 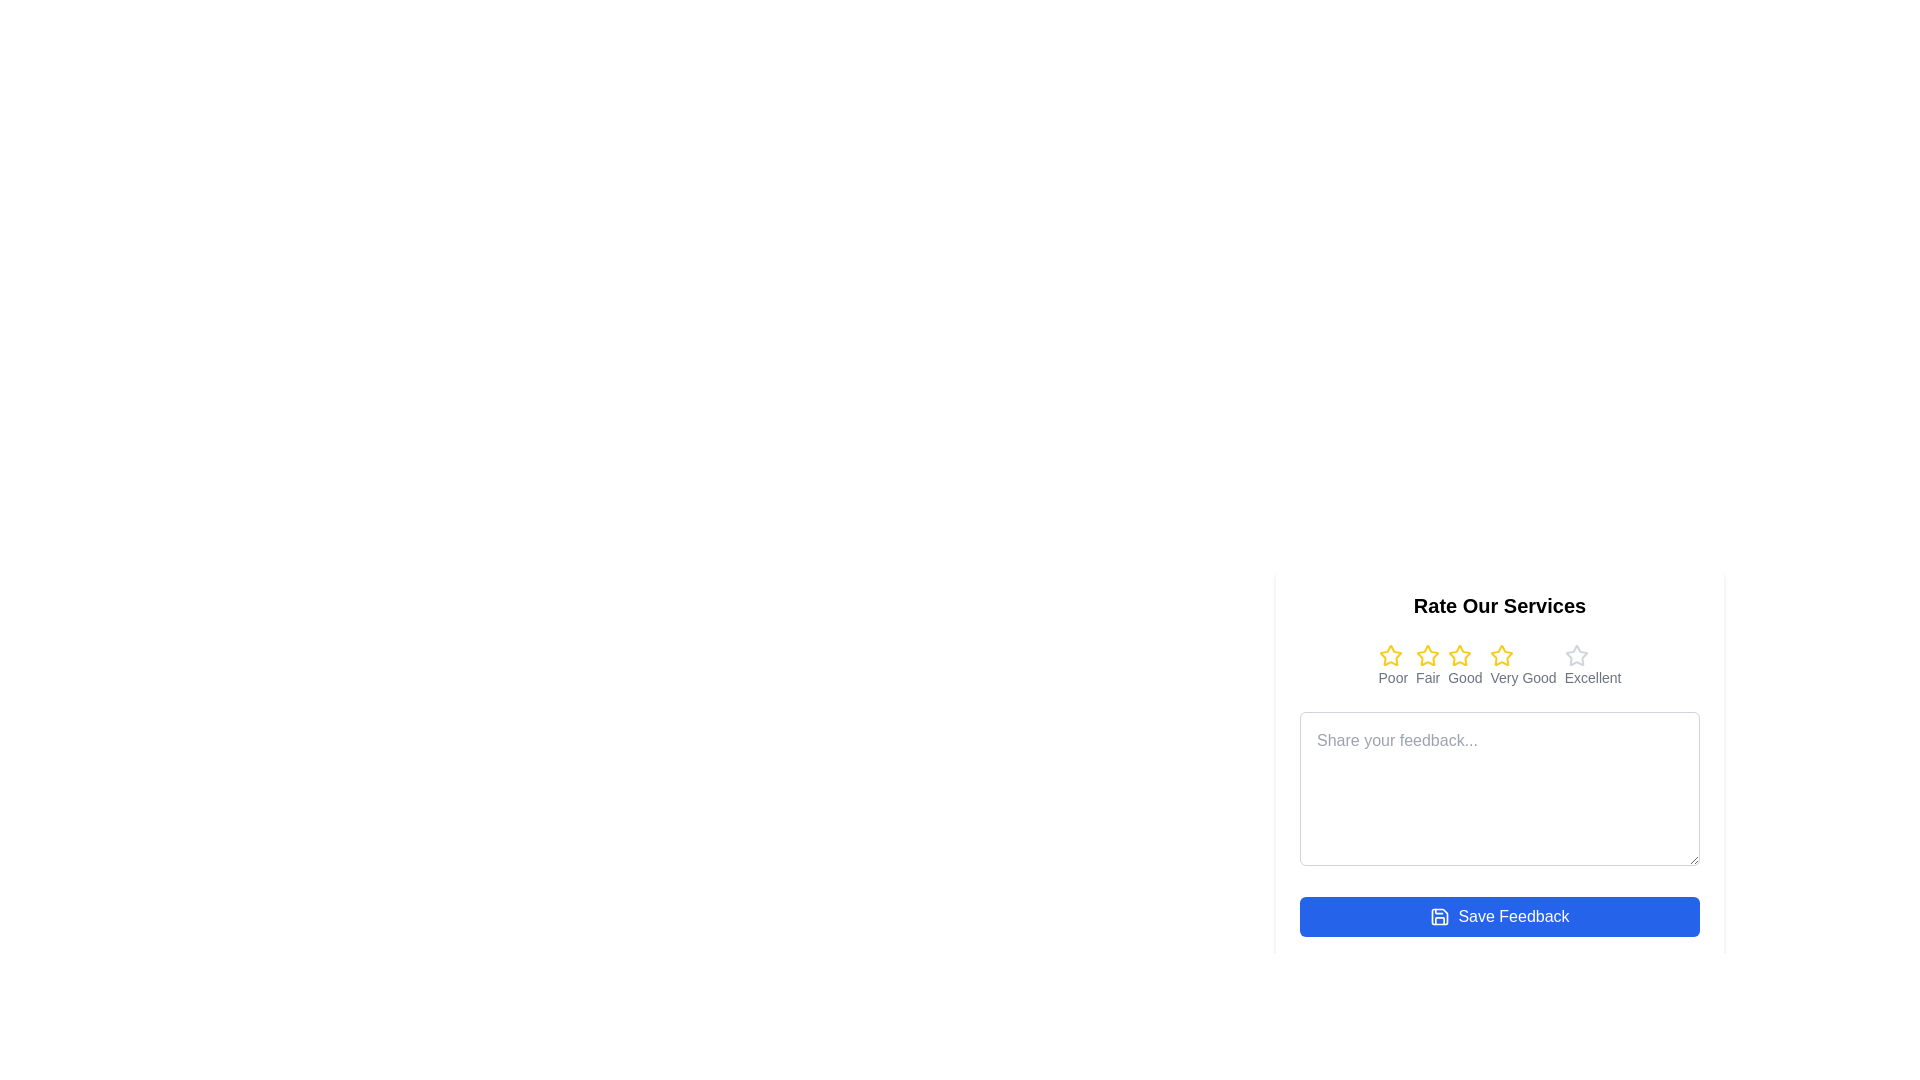 I want to click on the first star icon in the star rating system, which indicates the 'Poor' rating level, so click(x=1389, y=655).